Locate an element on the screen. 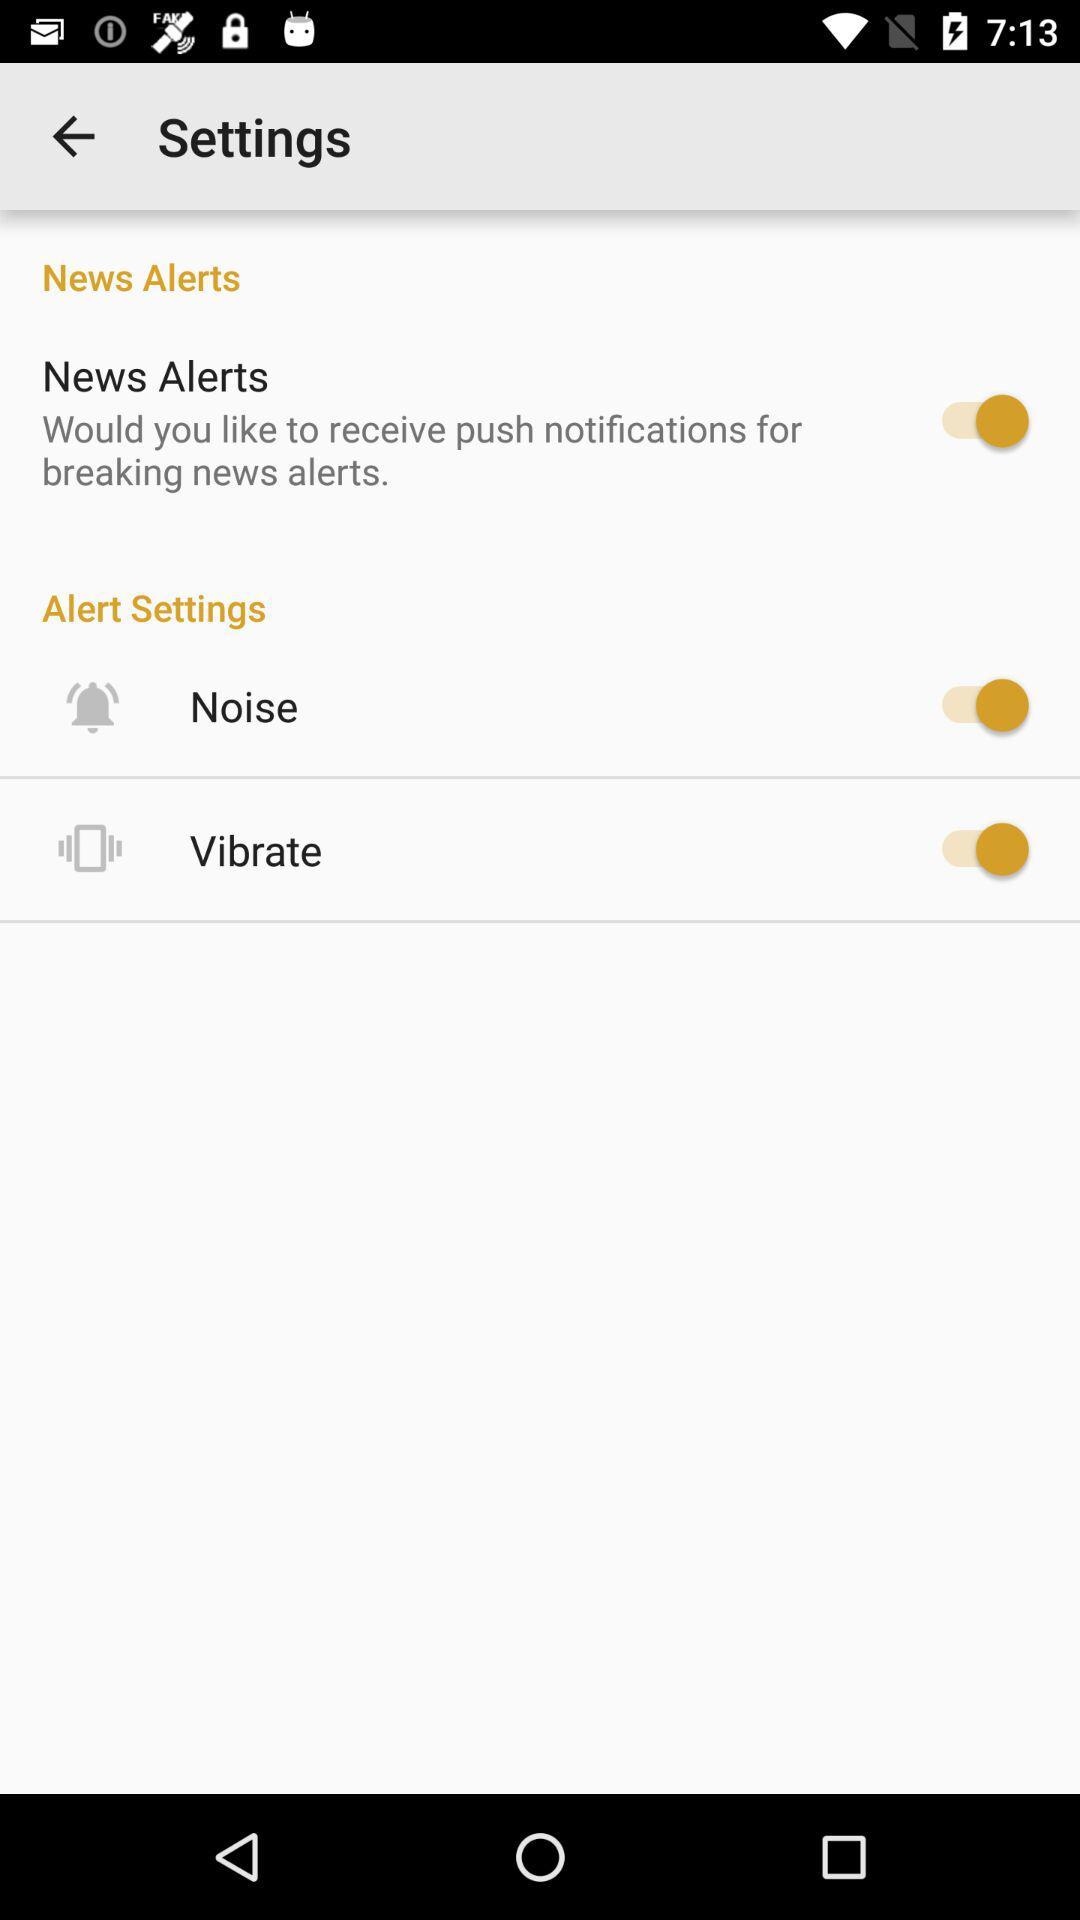 This screenshot has height=1920, width=1080. the noise icon is located at coordinates (243, 705).